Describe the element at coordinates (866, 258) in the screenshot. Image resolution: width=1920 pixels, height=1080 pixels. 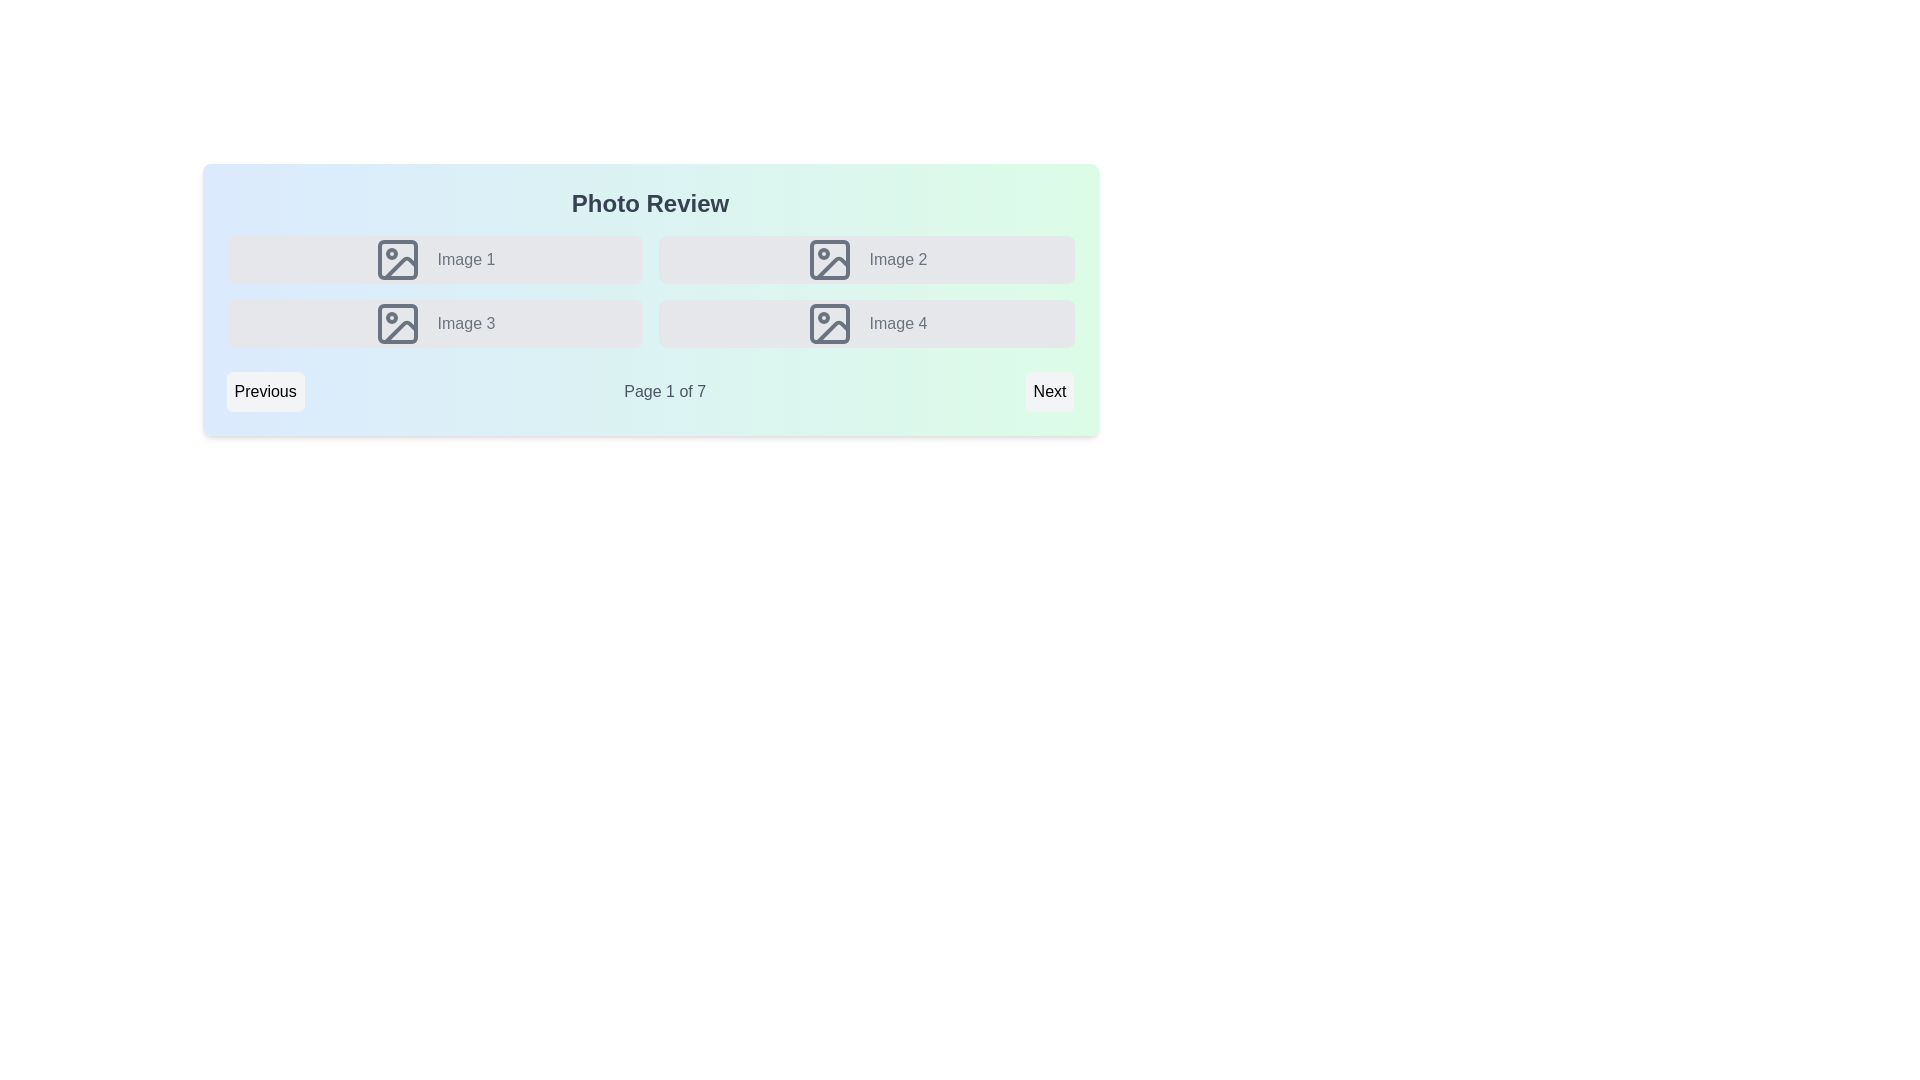
I see `the top-right selectable grid item that has a gray background, rounded corners, an icon depicting an image, and the text 'Image 2'` at that location.